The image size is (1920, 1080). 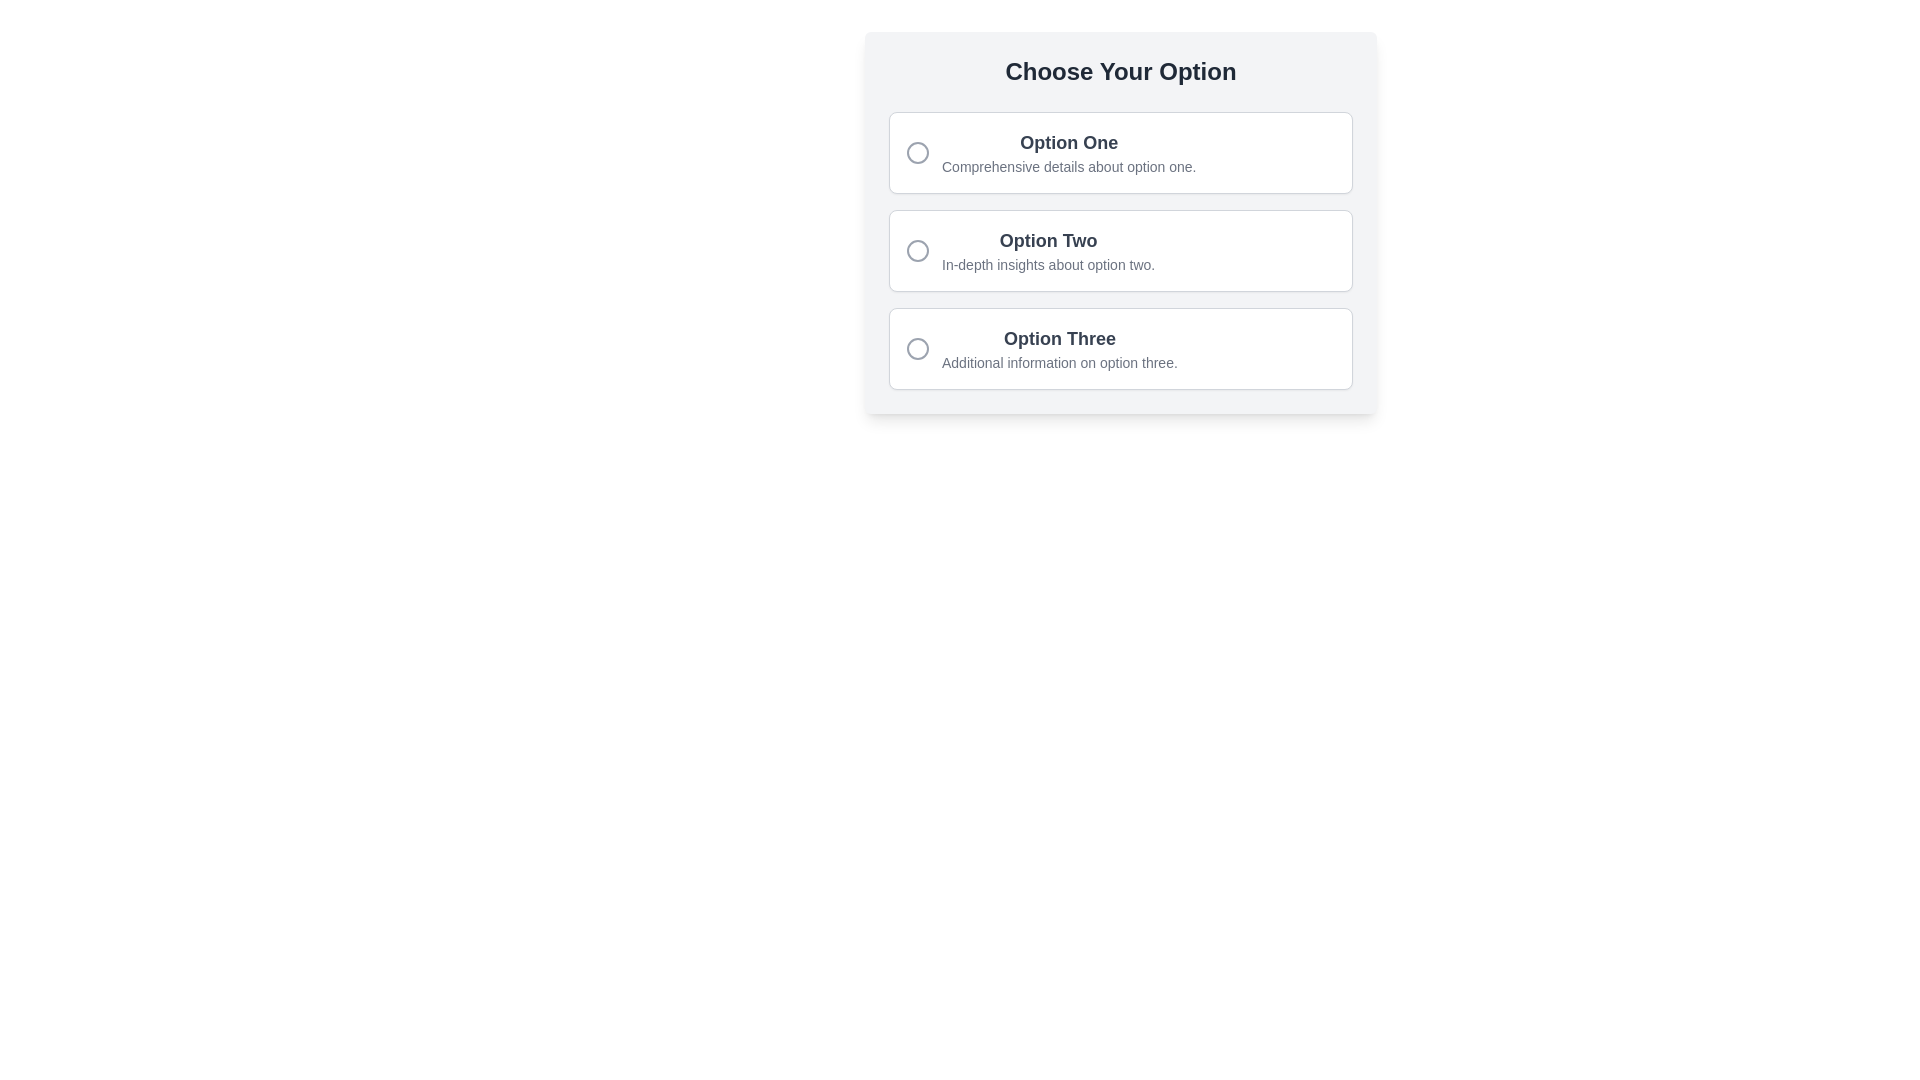 What do you see at coordinates (1058, 347) in the screenshot?
I see `the third option in a vertically stacked list of selectable options, which is styled as a selectable card with a circular indicator to its left` at bounding box center [1058, 347].